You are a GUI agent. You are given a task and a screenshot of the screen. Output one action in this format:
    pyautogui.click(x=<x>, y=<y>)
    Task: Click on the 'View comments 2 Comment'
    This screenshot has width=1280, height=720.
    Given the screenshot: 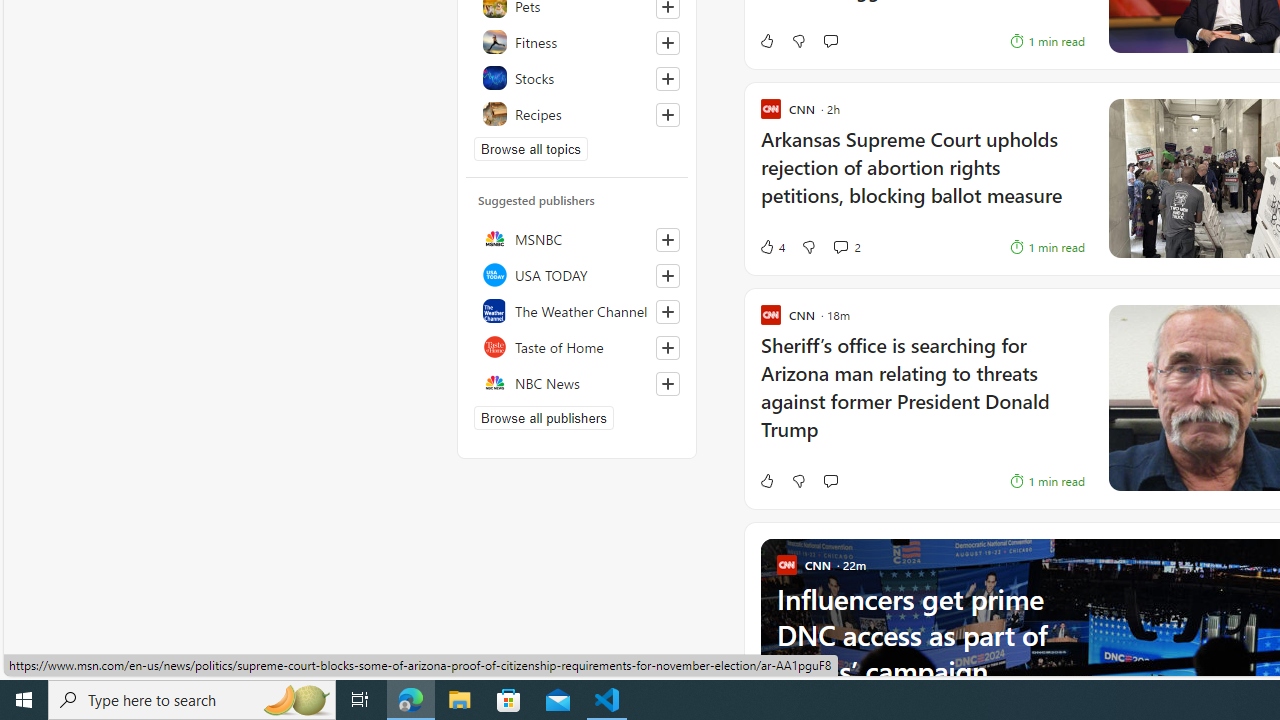 What is the action you would take?
    pyautogui.click(x=840, y=245)
    